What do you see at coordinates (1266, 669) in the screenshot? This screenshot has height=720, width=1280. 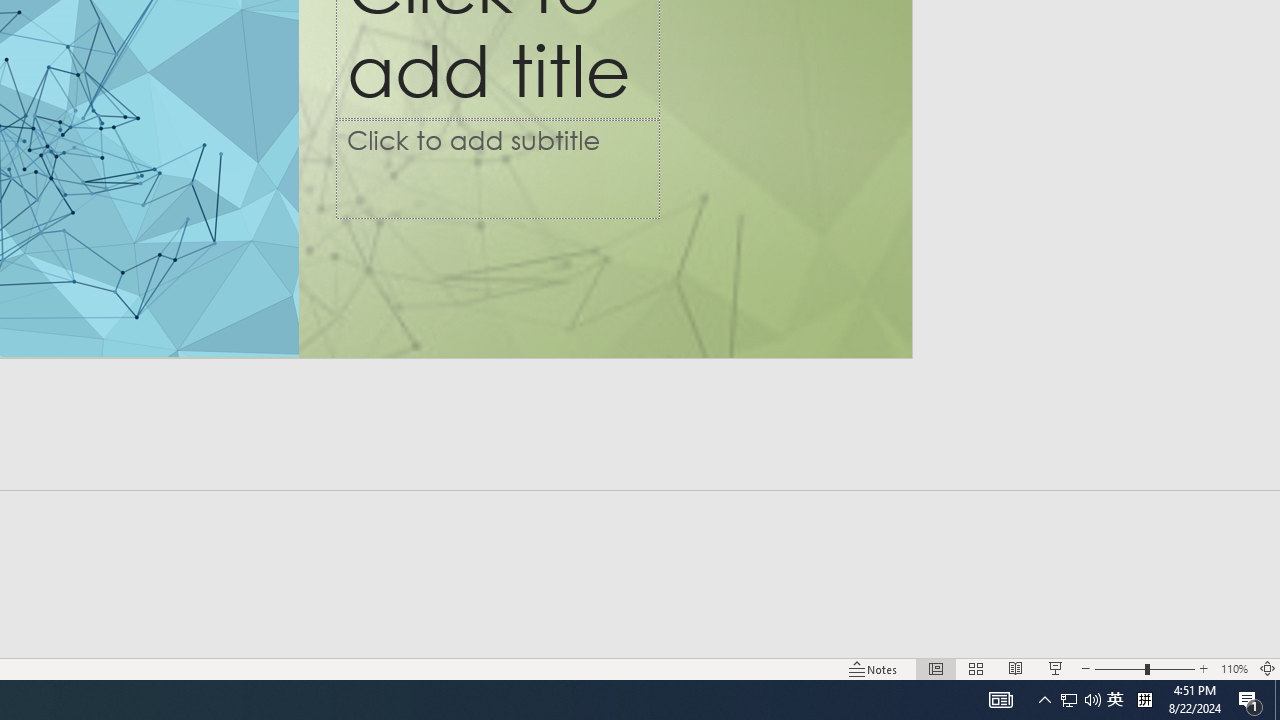 I see `'Zoom 110%'` at bounding box center [1266, 669].